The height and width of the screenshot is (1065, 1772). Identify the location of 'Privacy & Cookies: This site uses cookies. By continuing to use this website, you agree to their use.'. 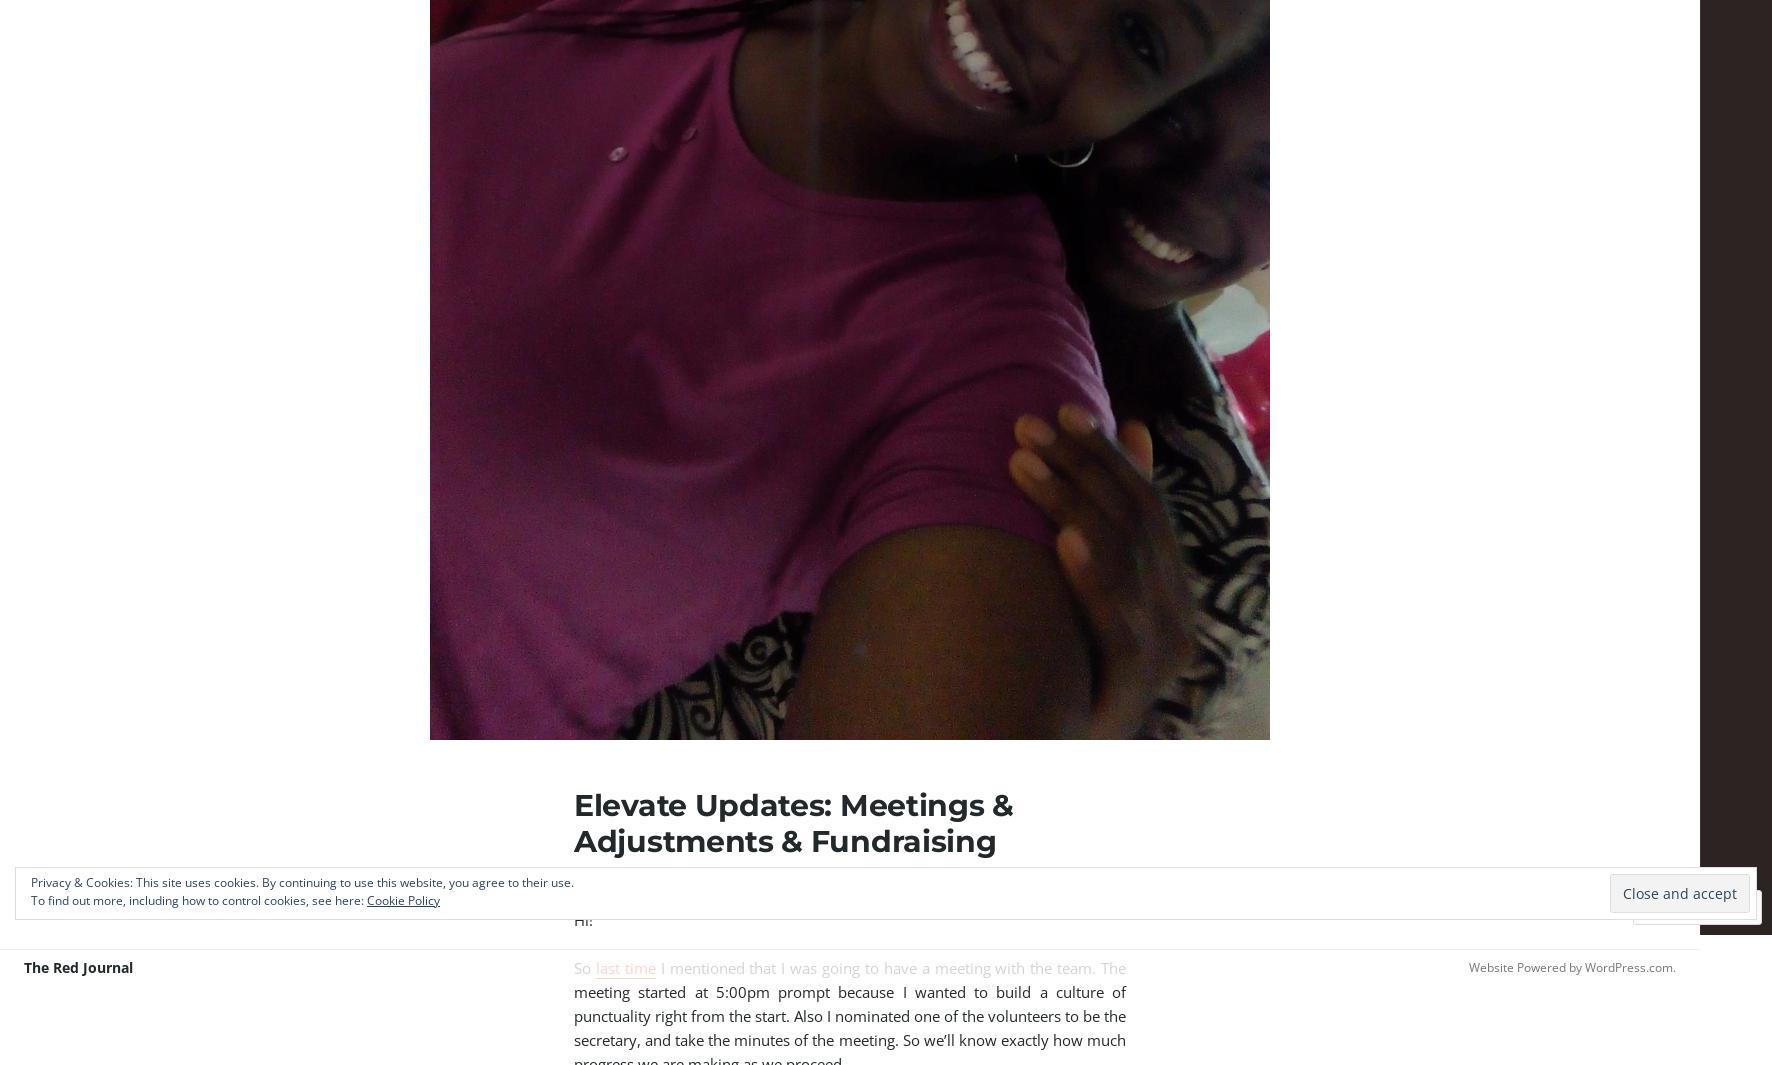
(301, 882).